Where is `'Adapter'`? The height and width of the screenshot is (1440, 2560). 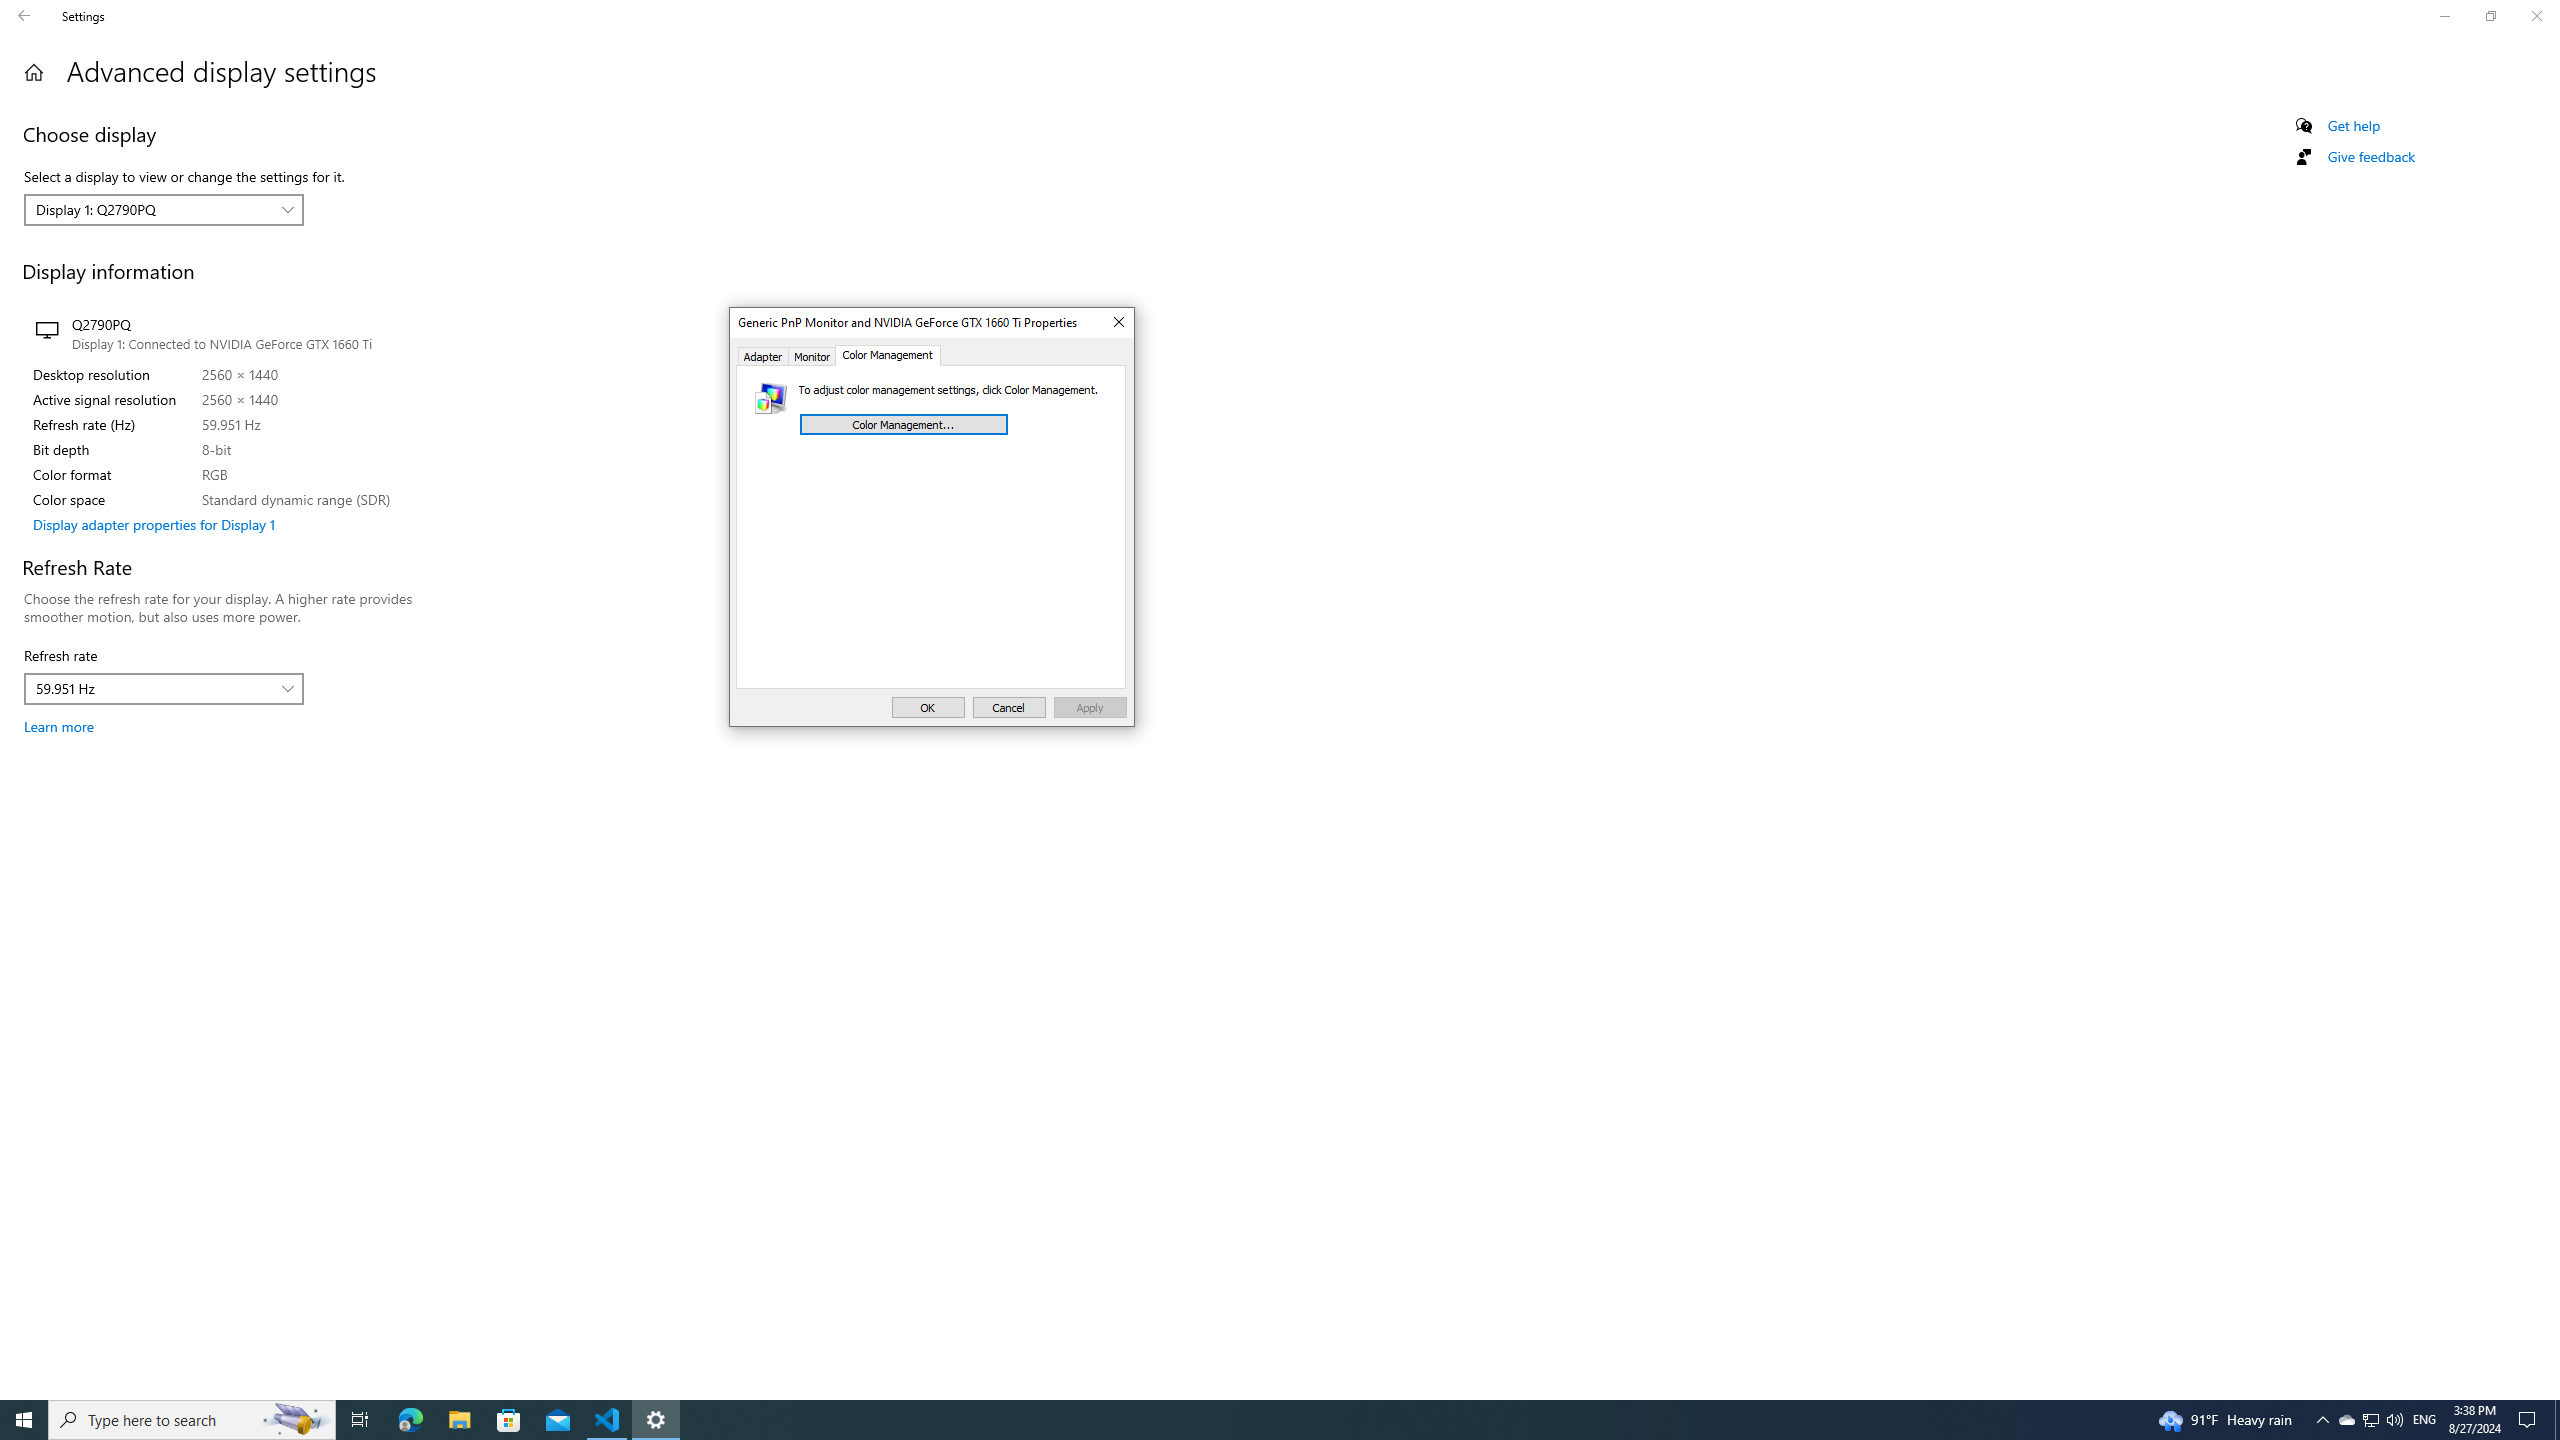
'Adapter' is located at coordinates (762, 355).